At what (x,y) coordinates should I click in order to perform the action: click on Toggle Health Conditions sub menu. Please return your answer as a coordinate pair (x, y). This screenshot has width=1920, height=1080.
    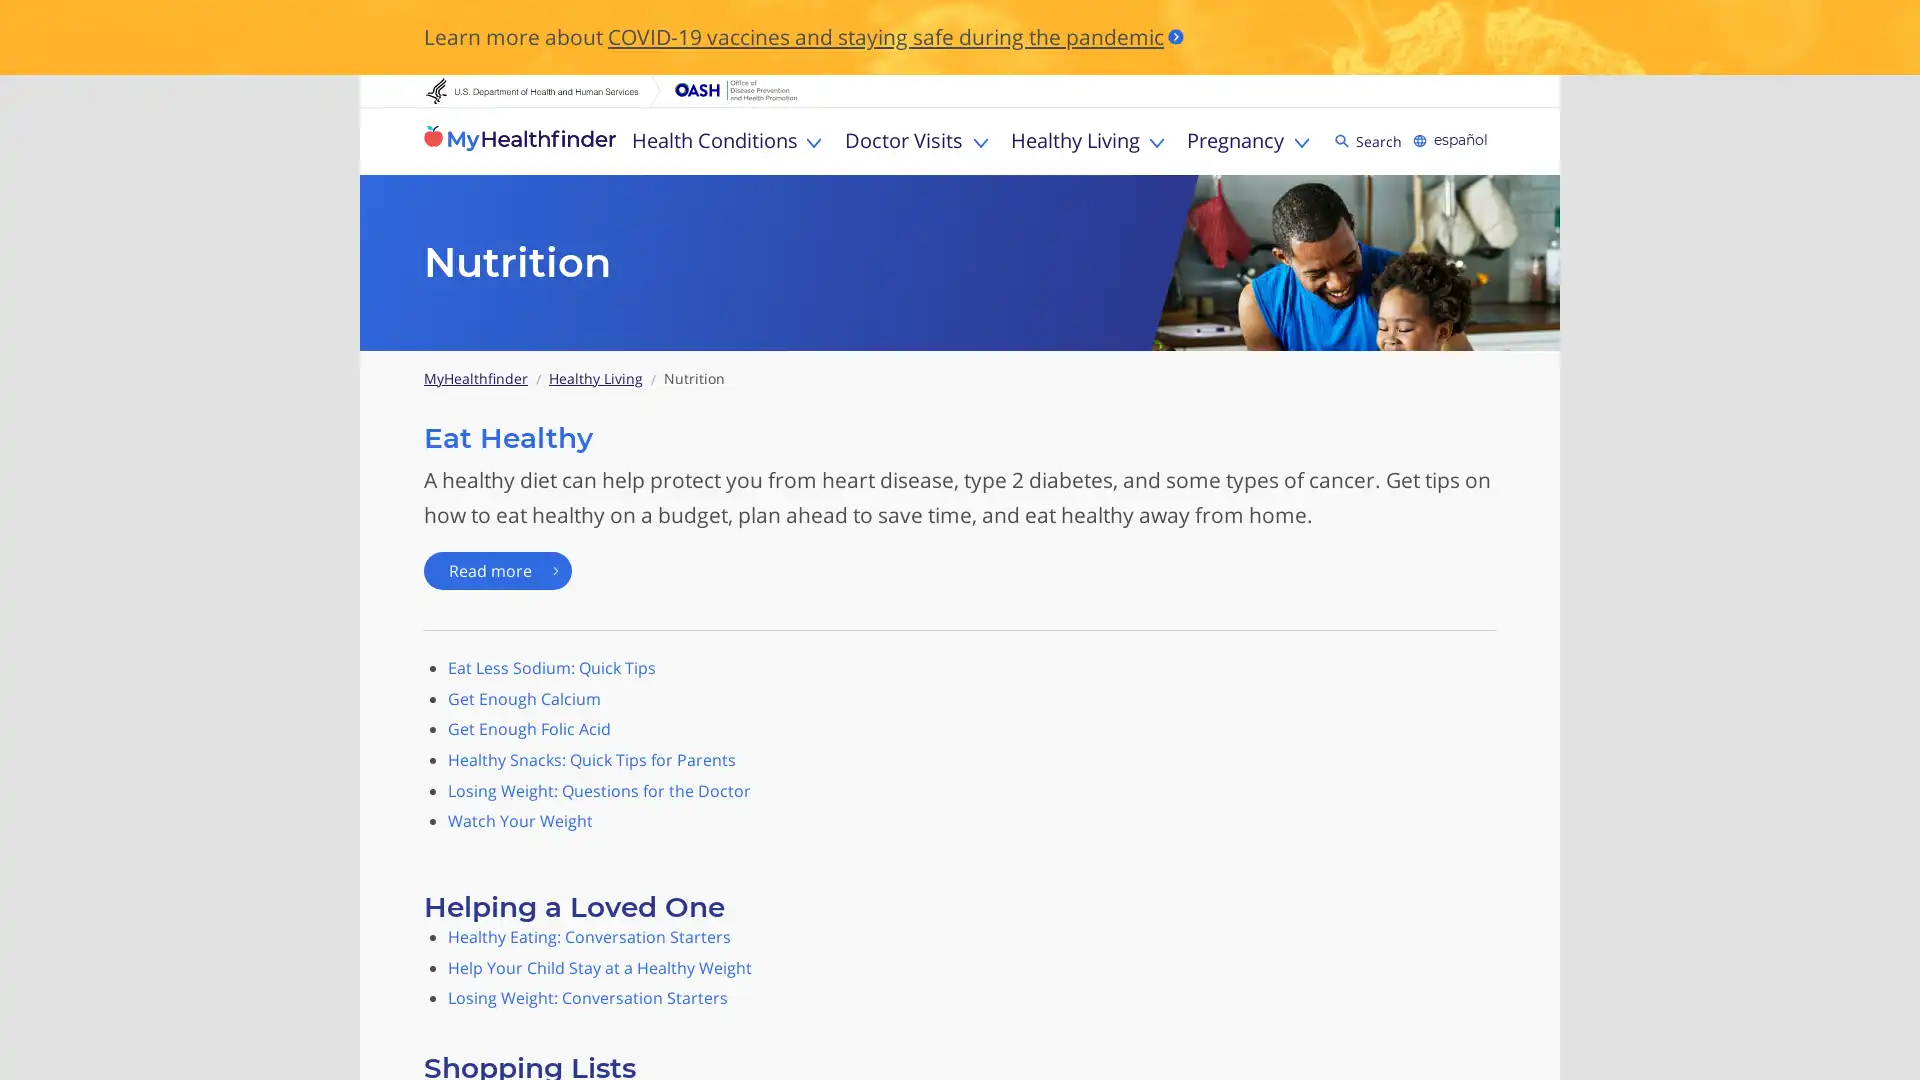
    Looking at the image, I should click on (814, 140).